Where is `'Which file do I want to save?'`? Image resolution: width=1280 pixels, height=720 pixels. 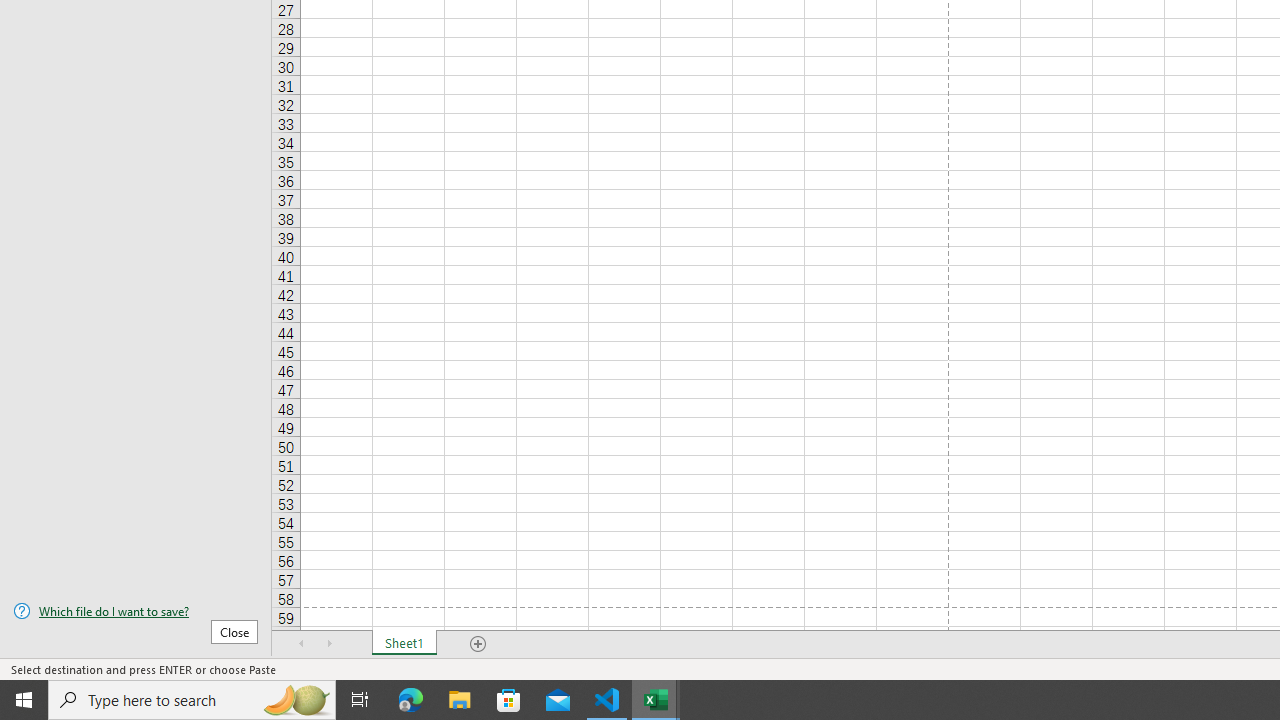
'Which file do I want to save?' is located at coordinates (135, 610).